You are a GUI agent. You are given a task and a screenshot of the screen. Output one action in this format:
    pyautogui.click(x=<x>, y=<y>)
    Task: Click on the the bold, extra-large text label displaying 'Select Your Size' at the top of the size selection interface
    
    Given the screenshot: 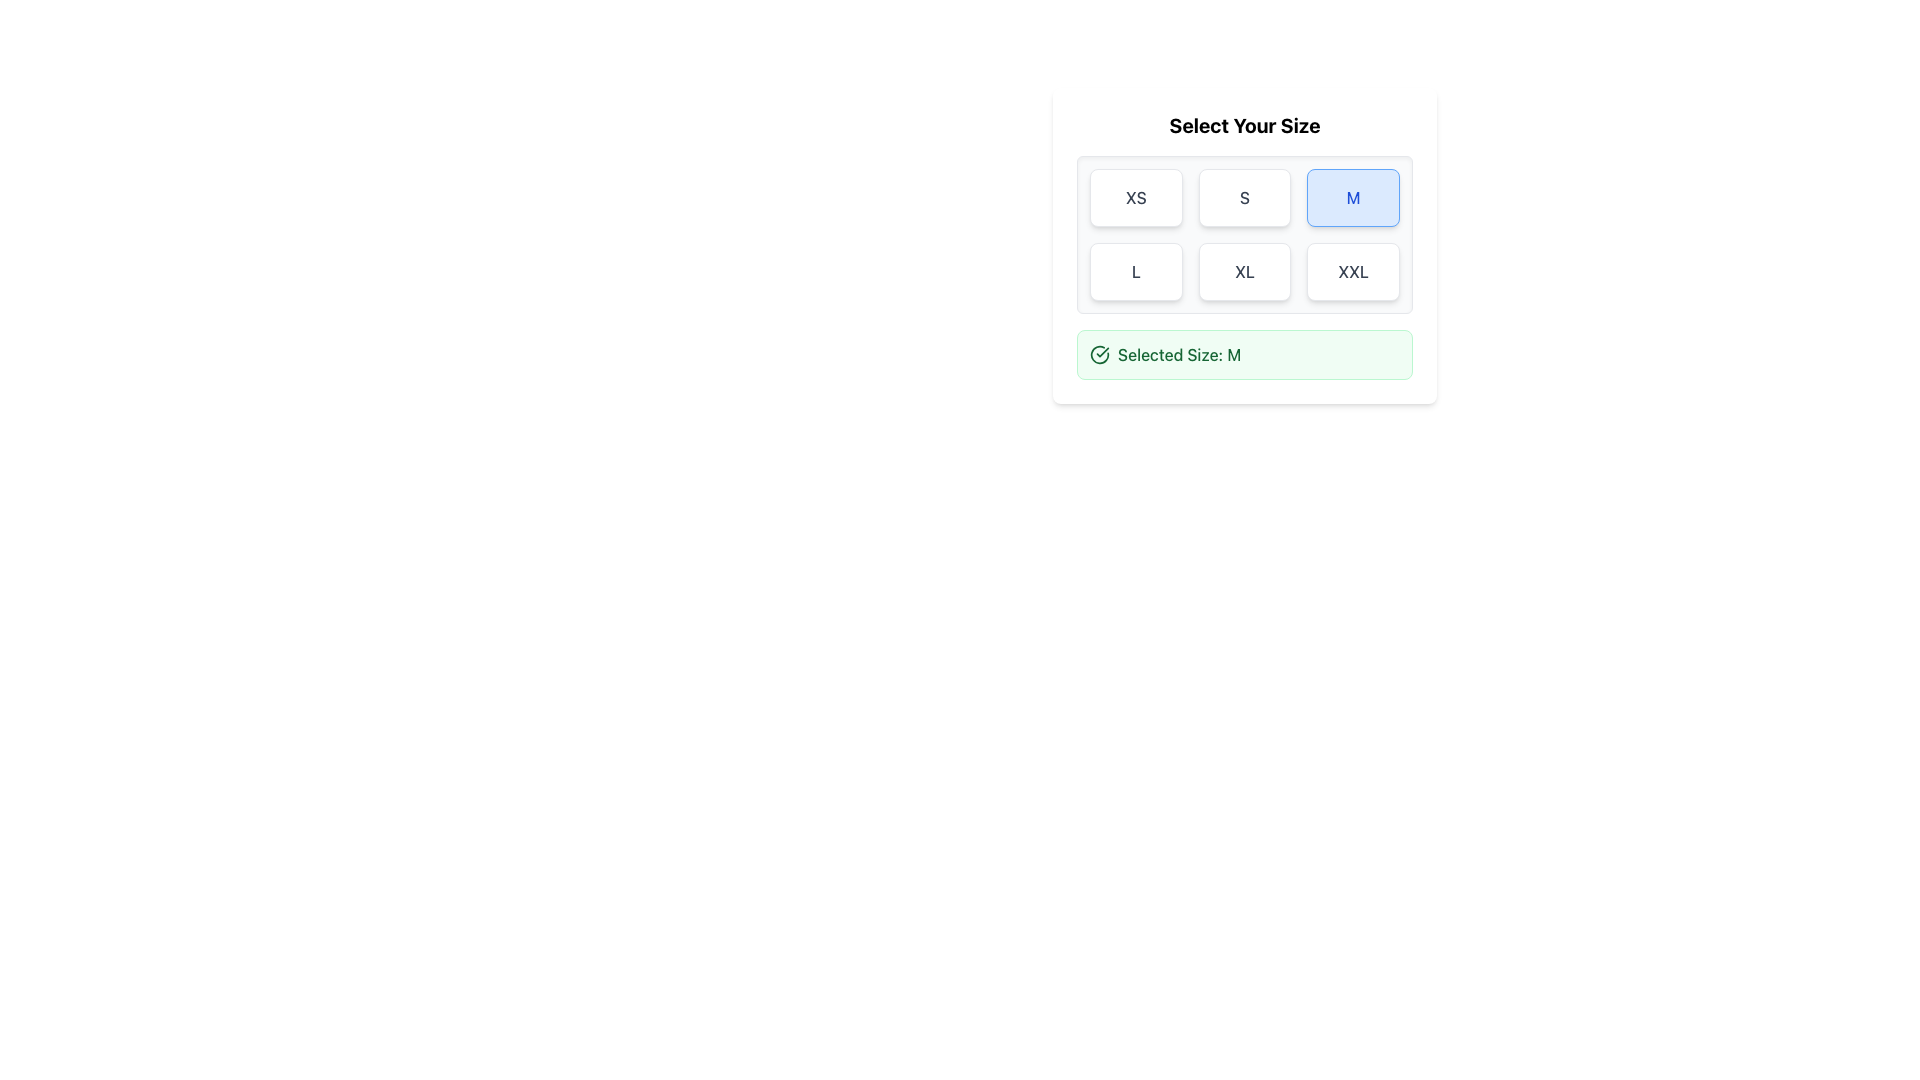 What is the action you would take?
    pyautogui.click(x=1243, y=126)
    